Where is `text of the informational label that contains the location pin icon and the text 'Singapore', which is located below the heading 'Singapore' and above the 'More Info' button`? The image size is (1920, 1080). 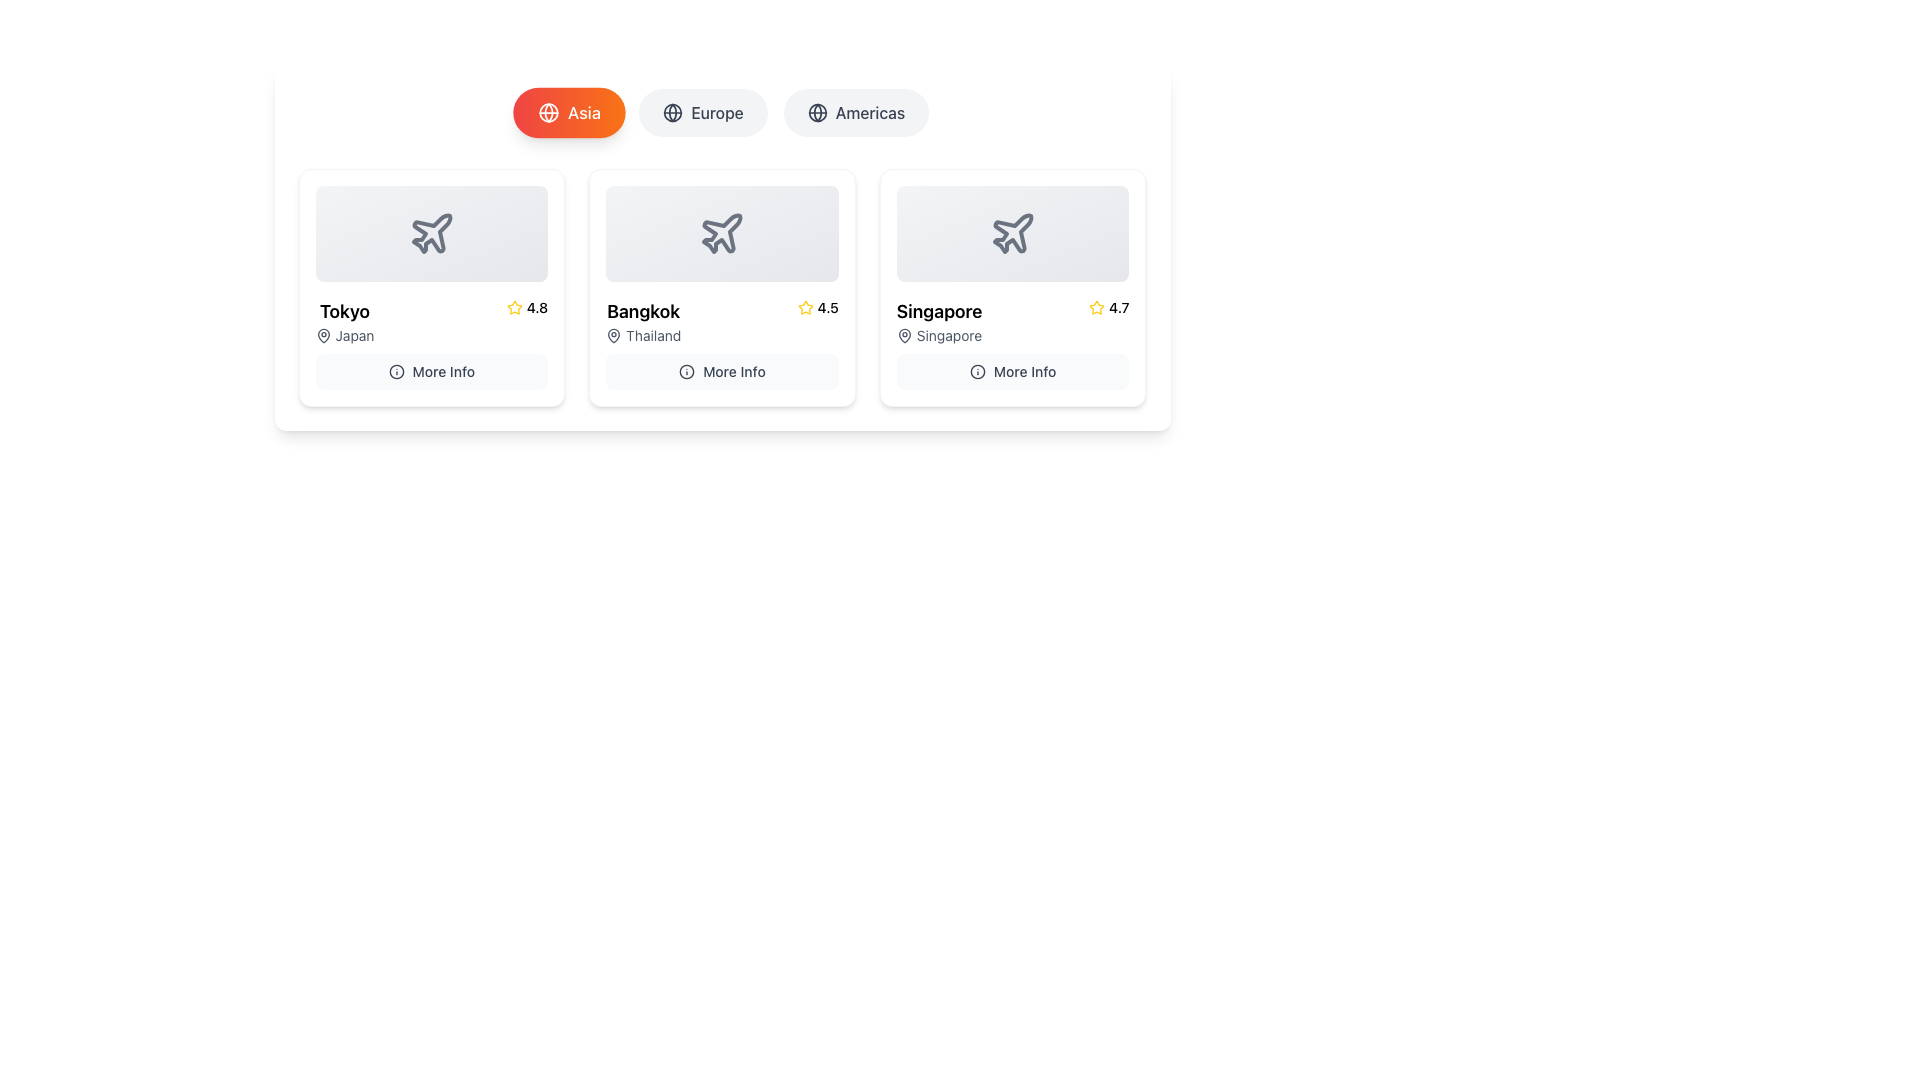
text of the informational label that contains the location pin icon and the text 'Singapore', which is located below the heading 'Singapore' and above the 'More Info' button is located at coordinates (938, 334).